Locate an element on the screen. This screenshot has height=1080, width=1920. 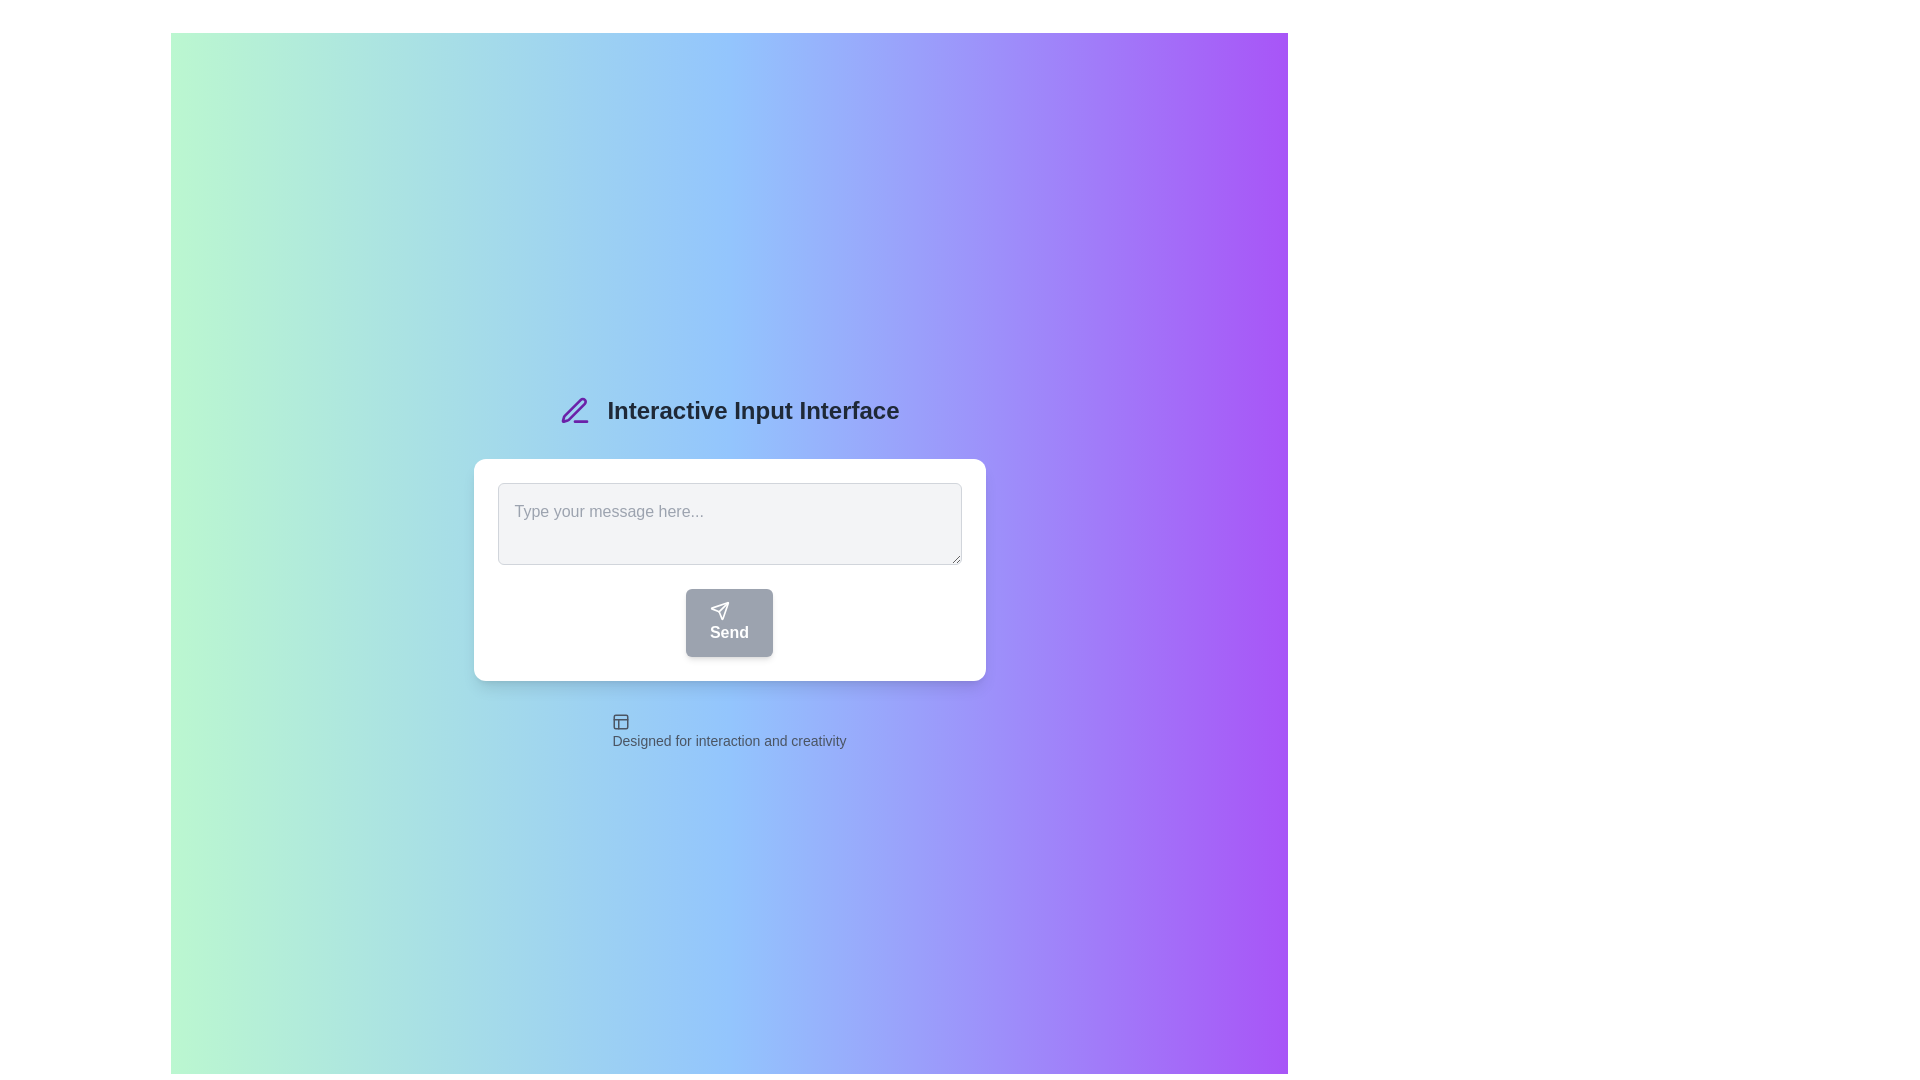
the small rectangular SVG graphic with rounded corners located in the bottom section of the interface, slightly left of the horizontal centerline is located at coordinates (620, 721).